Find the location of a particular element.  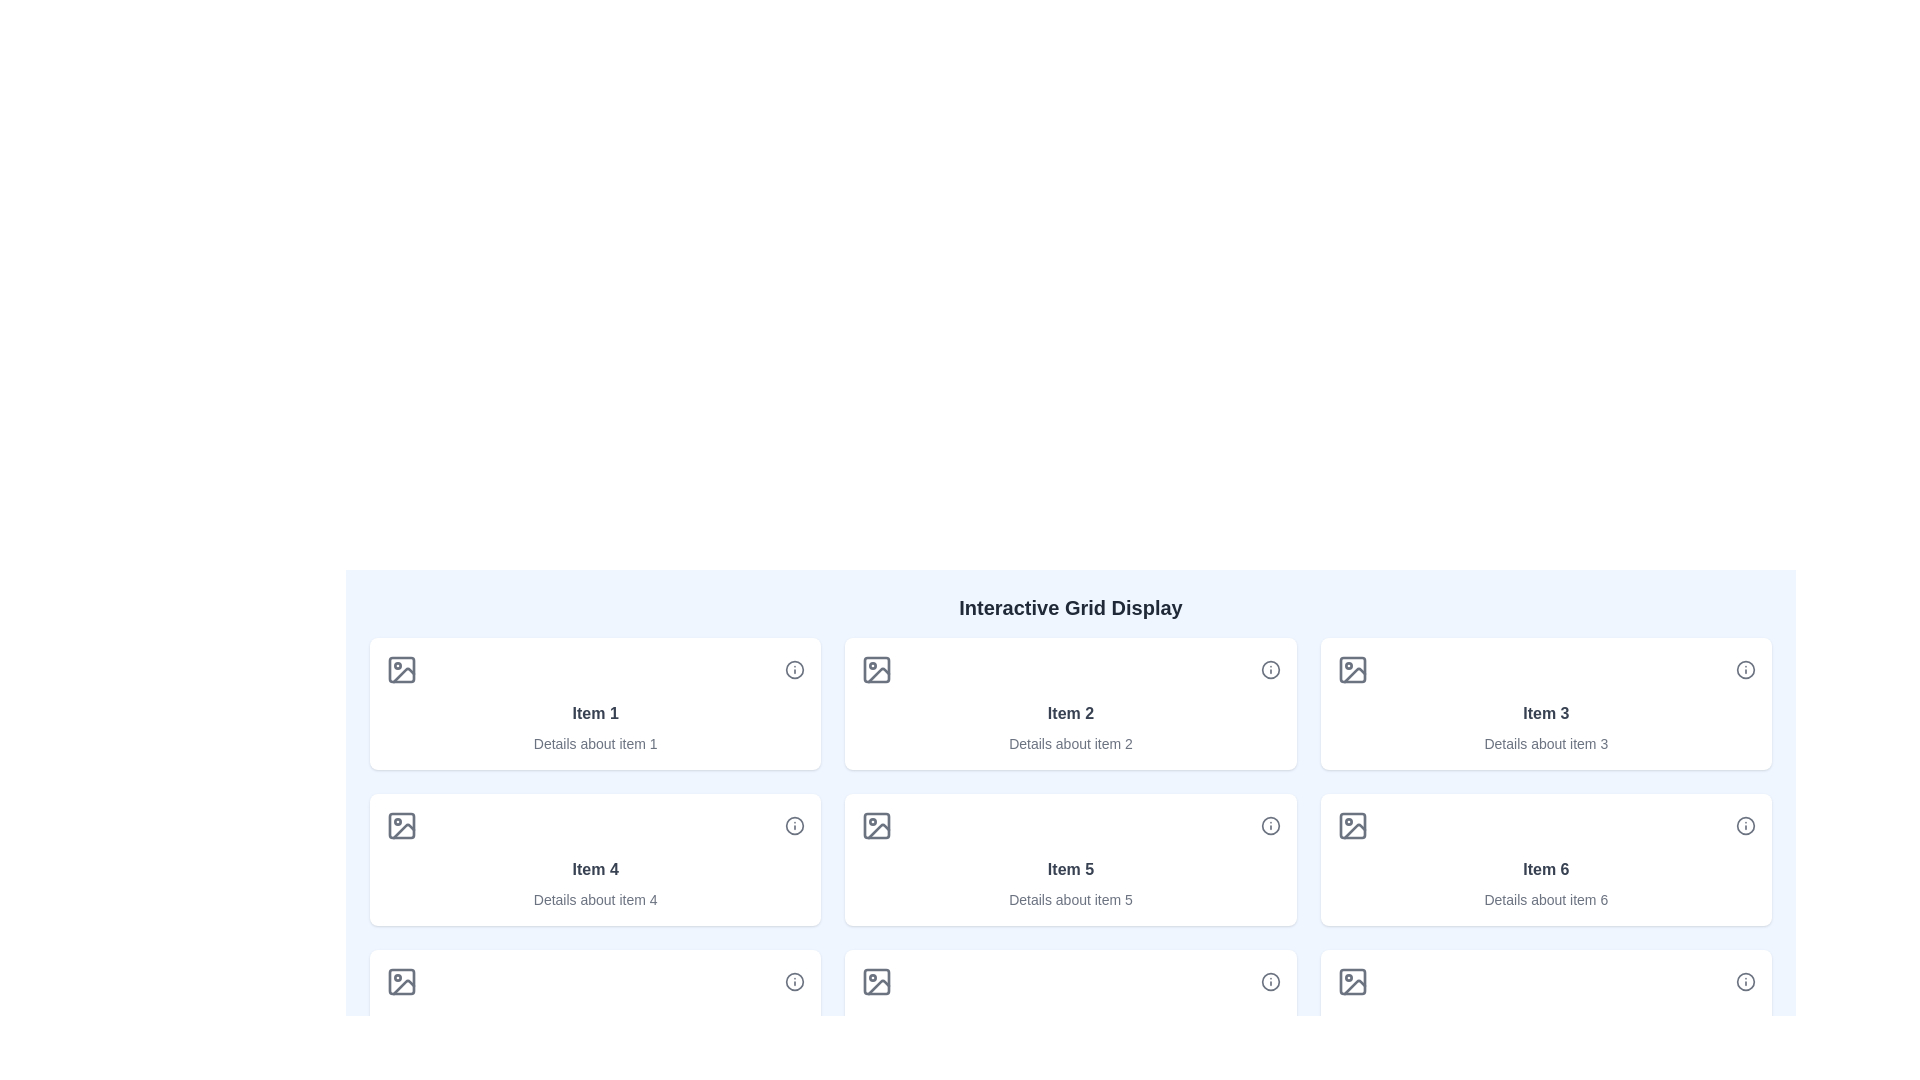

the circular gray icon button located at the top-right corner of the 'Item 5' card is located at coordinates (1269, 825).